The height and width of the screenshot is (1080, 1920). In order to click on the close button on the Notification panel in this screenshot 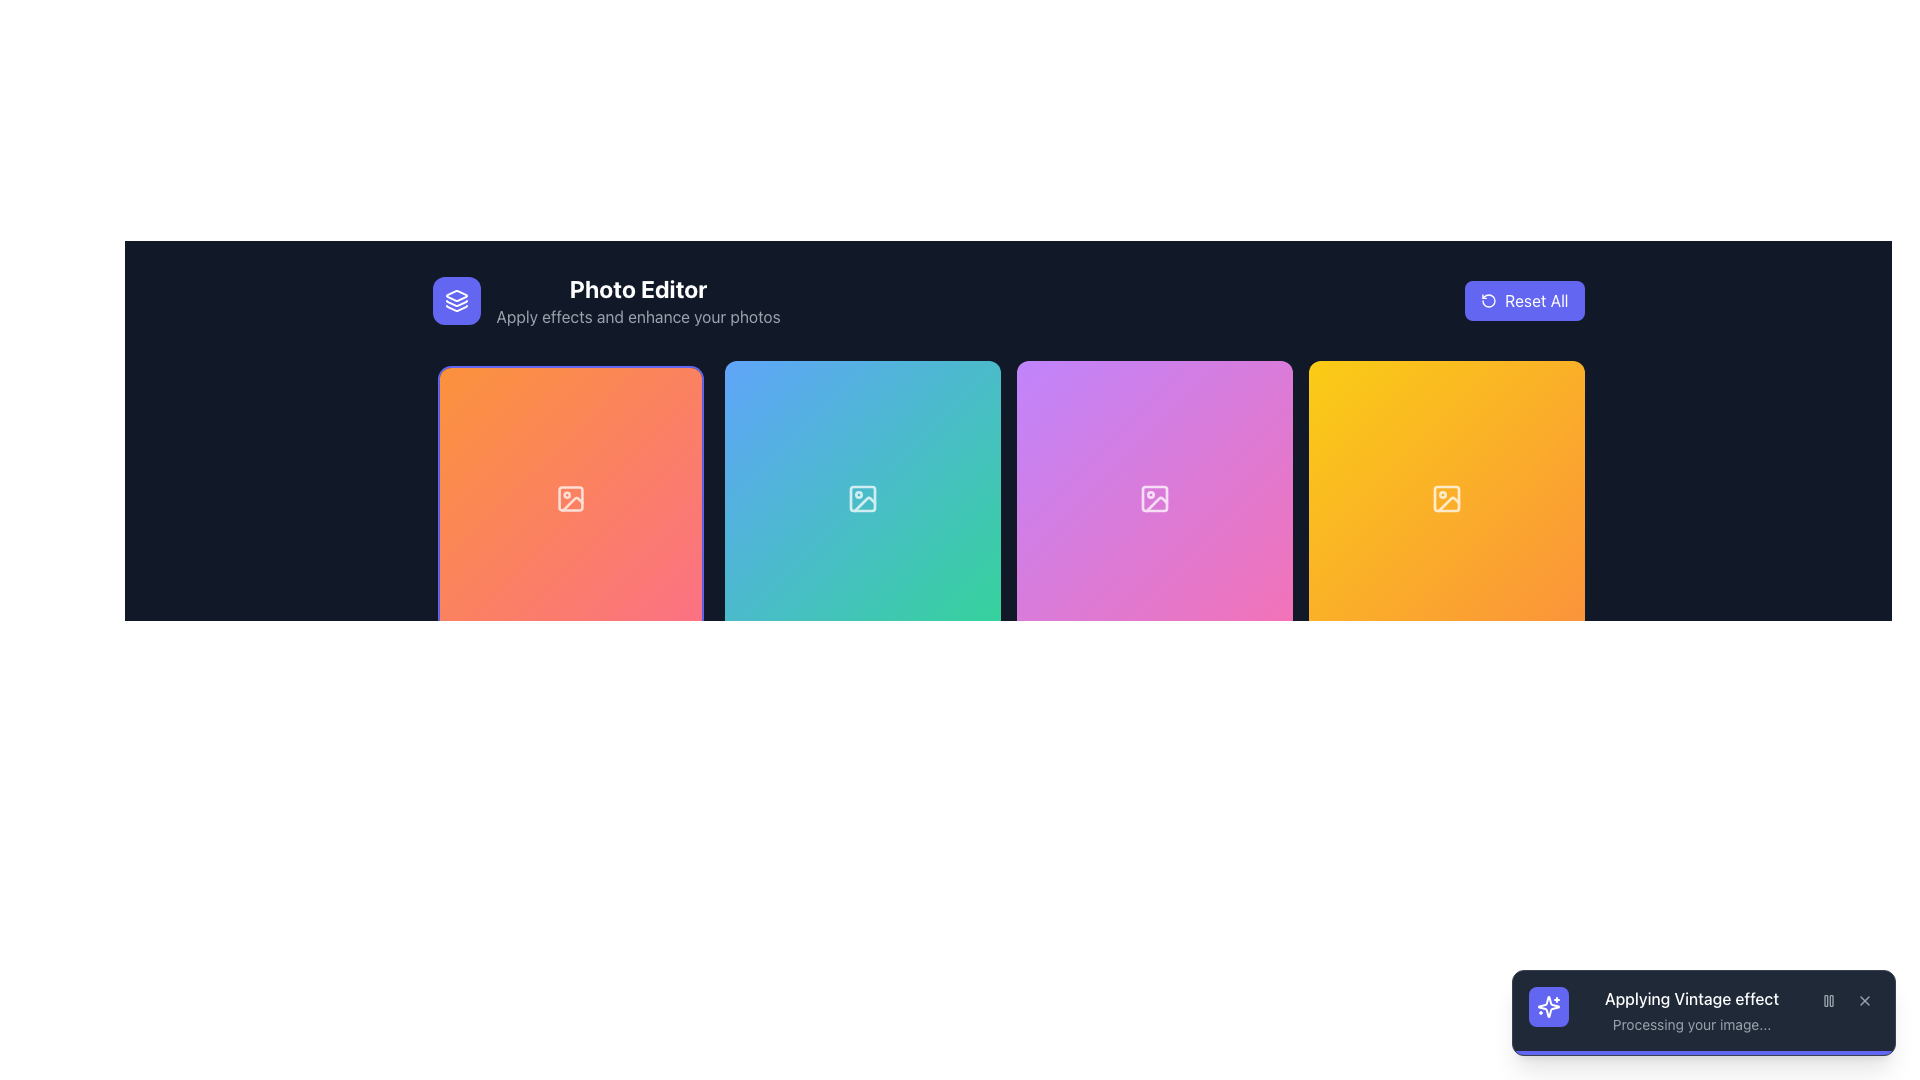, I will do `click(1703, 1010)`.